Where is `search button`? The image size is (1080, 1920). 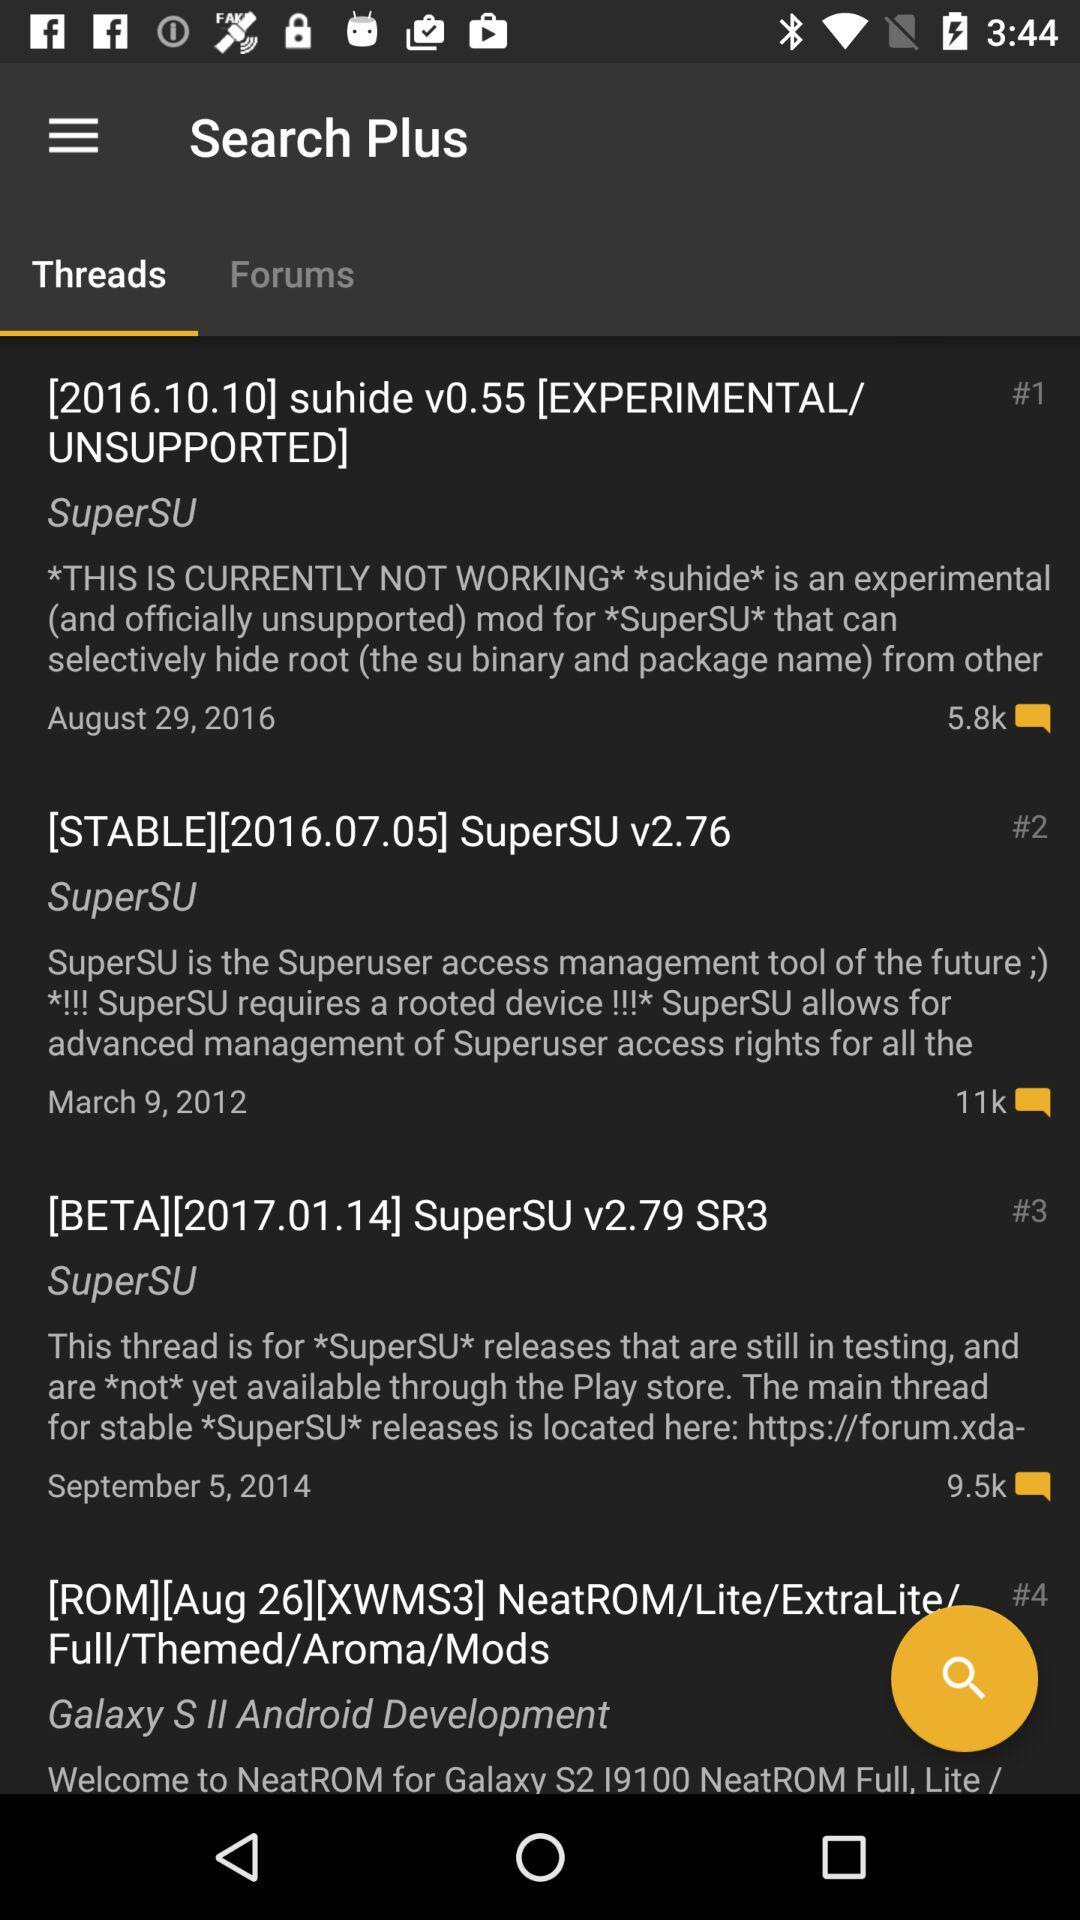 search button is located at coordinates (963, 1678).